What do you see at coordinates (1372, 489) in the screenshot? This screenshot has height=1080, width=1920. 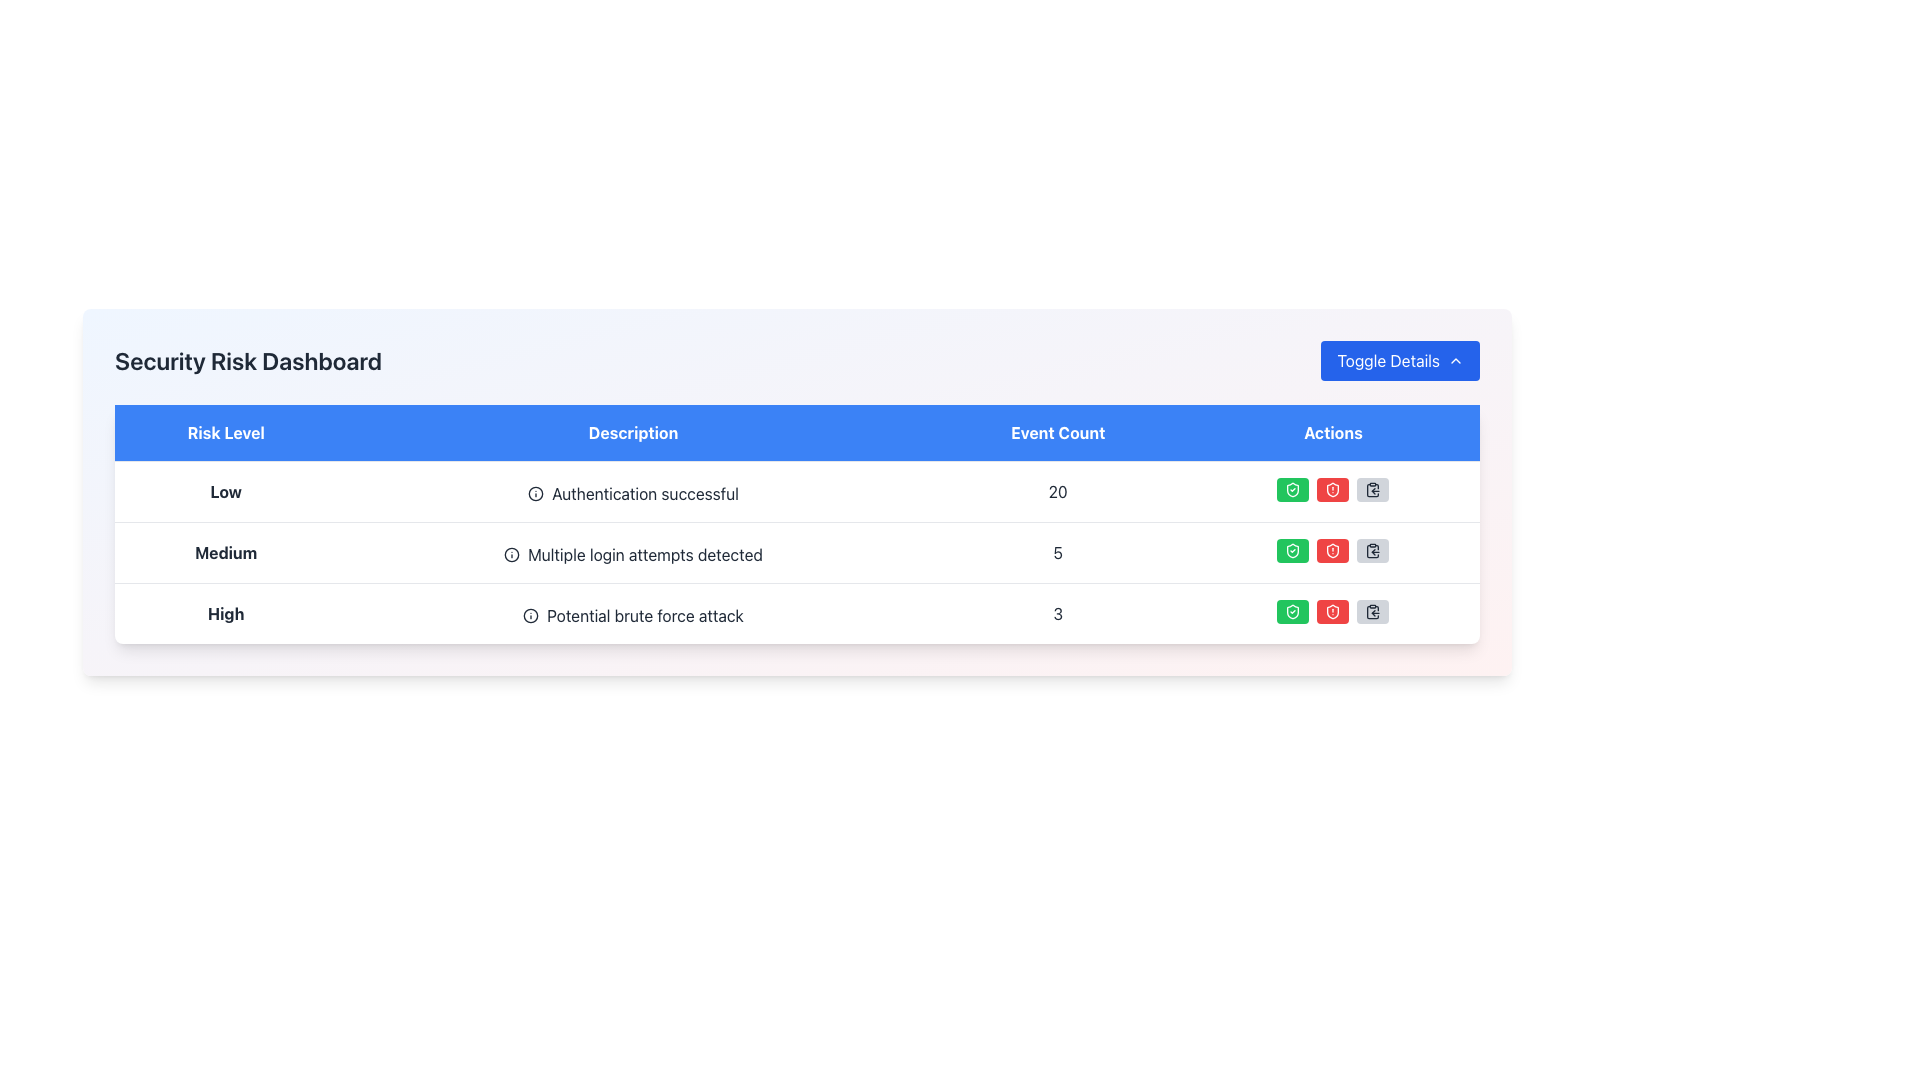 I see `the copy icon located in the 'Actions' column of the third row, associated with the row labeled 'Low'` at bounding box center [1372, 489].